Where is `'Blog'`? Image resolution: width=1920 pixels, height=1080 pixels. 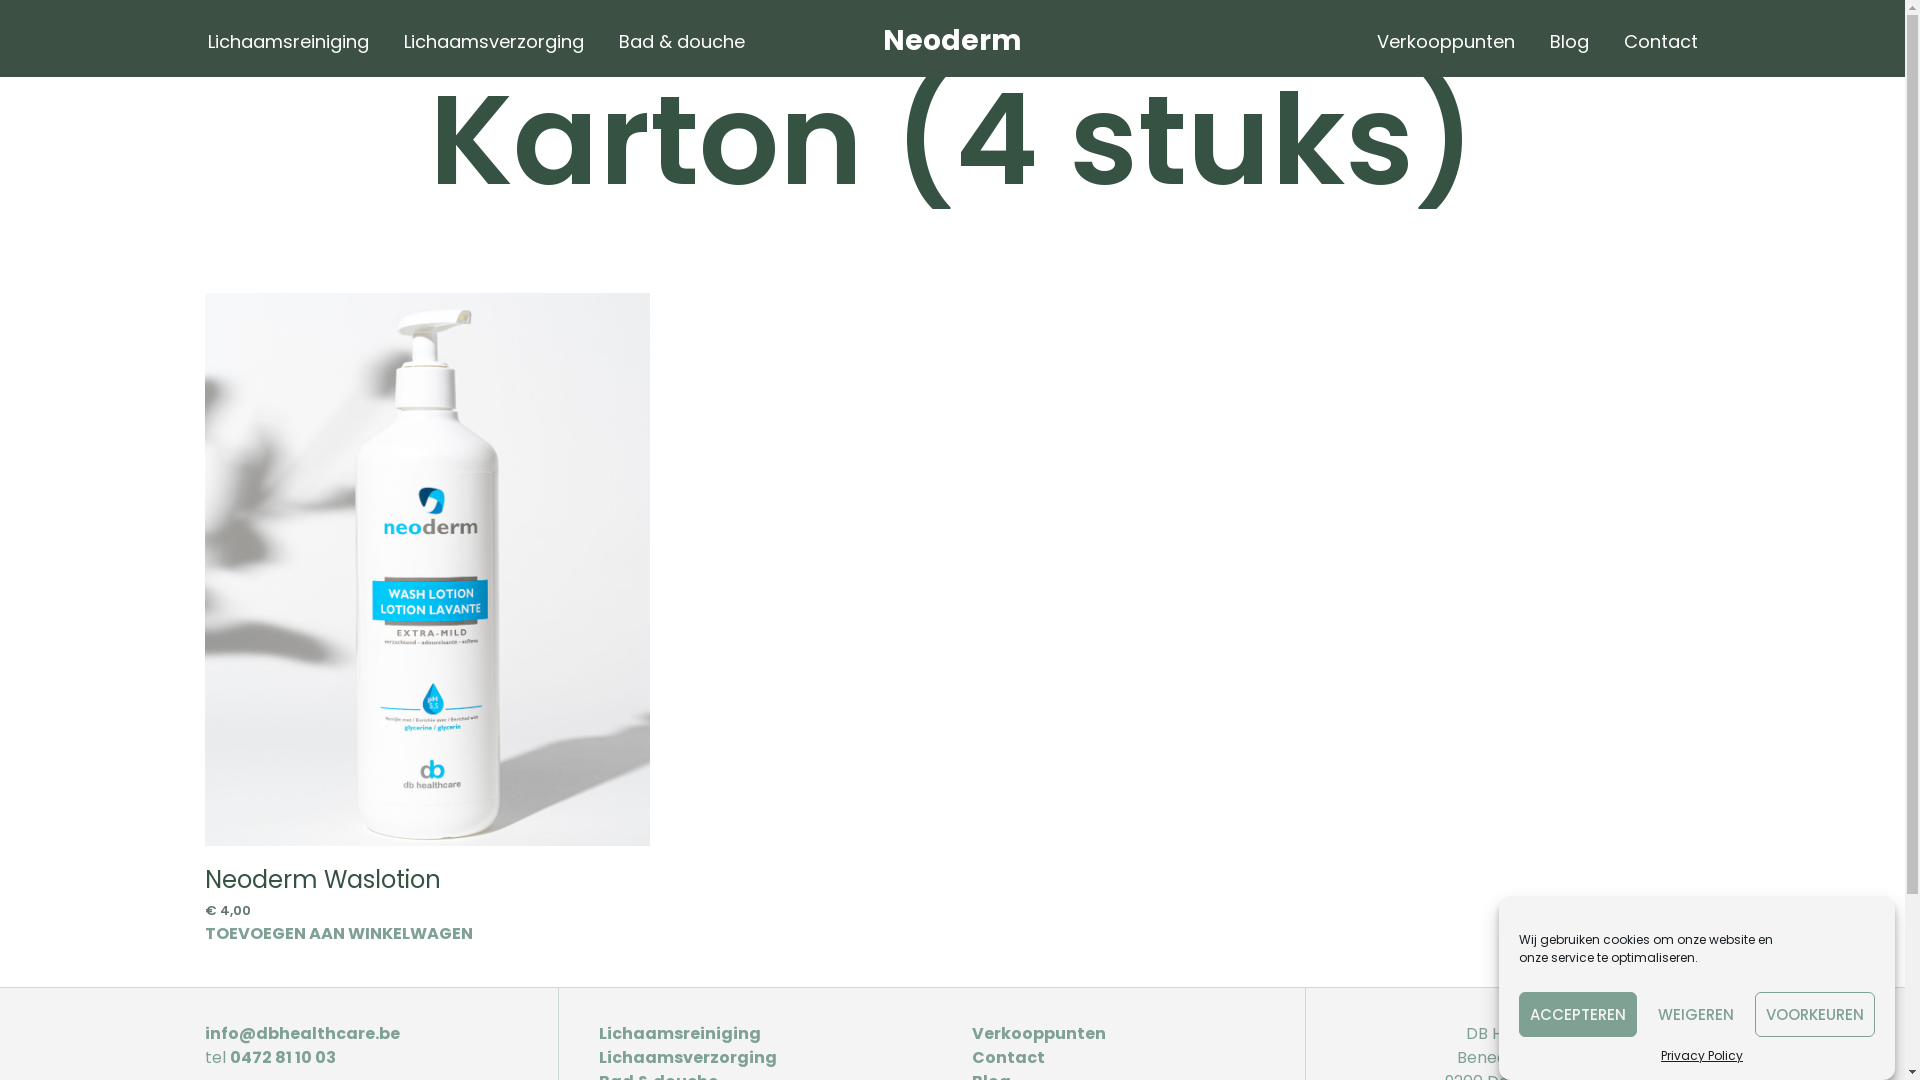 'Blog' is located at coordinates (1567, 41).